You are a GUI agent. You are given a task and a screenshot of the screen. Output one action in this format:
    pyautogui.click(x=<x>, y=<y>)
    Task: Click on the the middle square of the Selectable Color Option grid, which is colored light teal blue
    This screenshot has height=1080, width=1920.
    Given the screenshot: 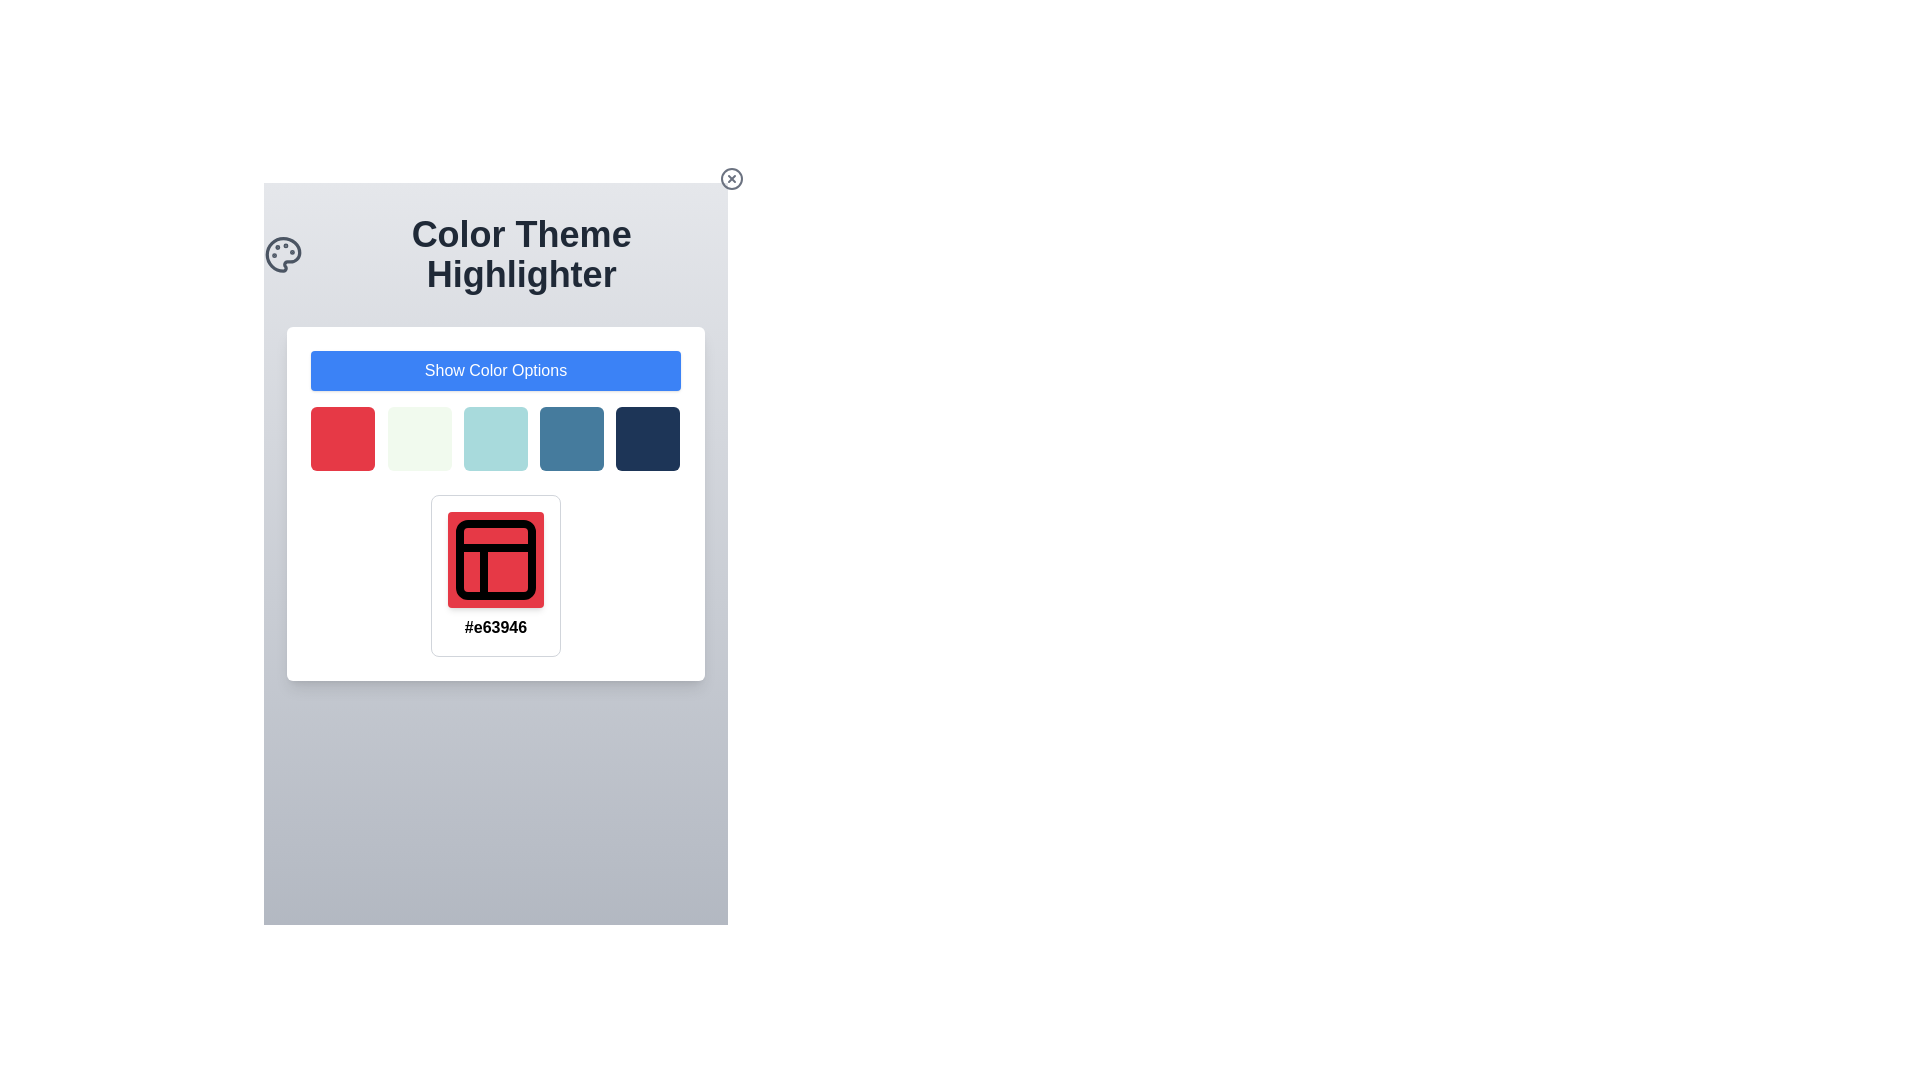 What is the action you would take?
    pyautogui.click(x=495, y=438)
    